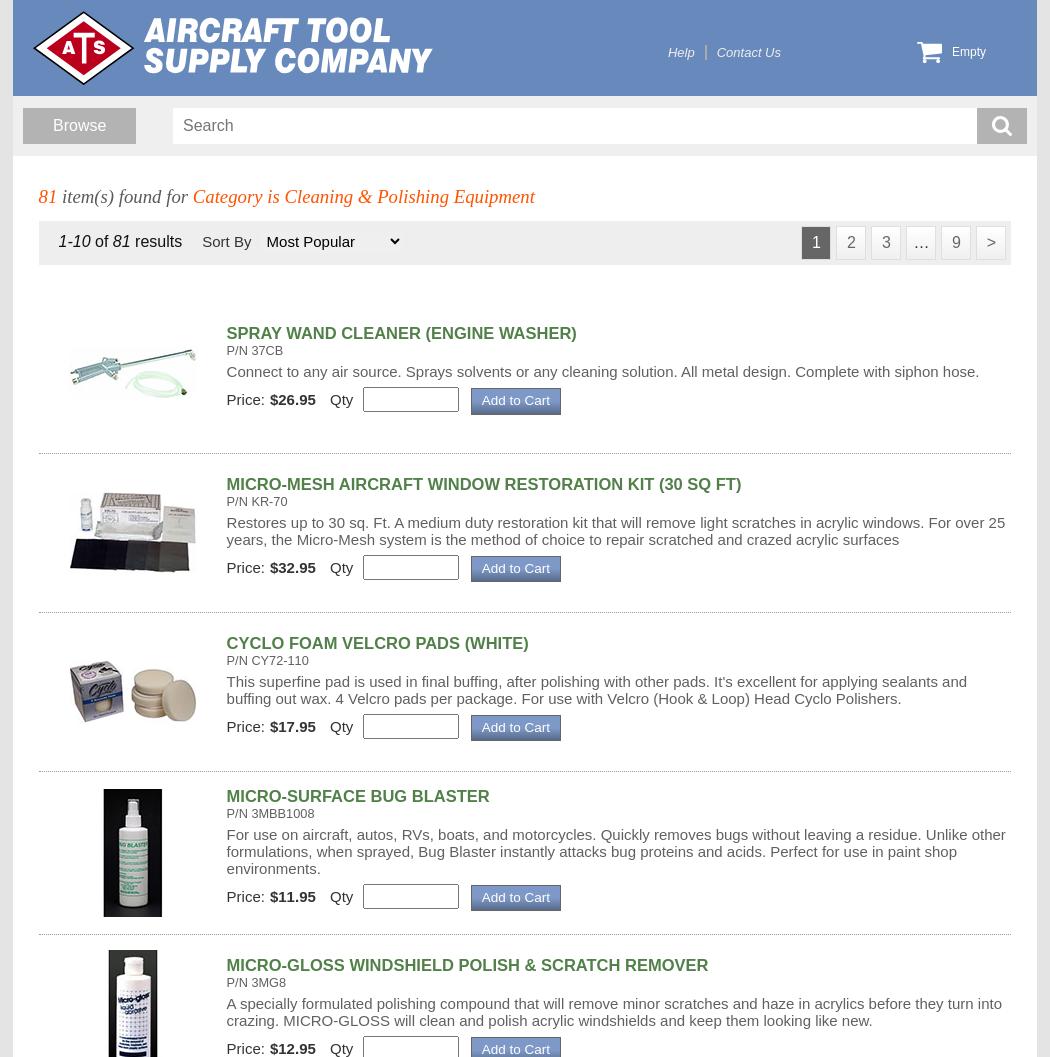 Image resolution: width=1050 pixels, height=1057 pixels. I want to click on '2', so click(845, 240).